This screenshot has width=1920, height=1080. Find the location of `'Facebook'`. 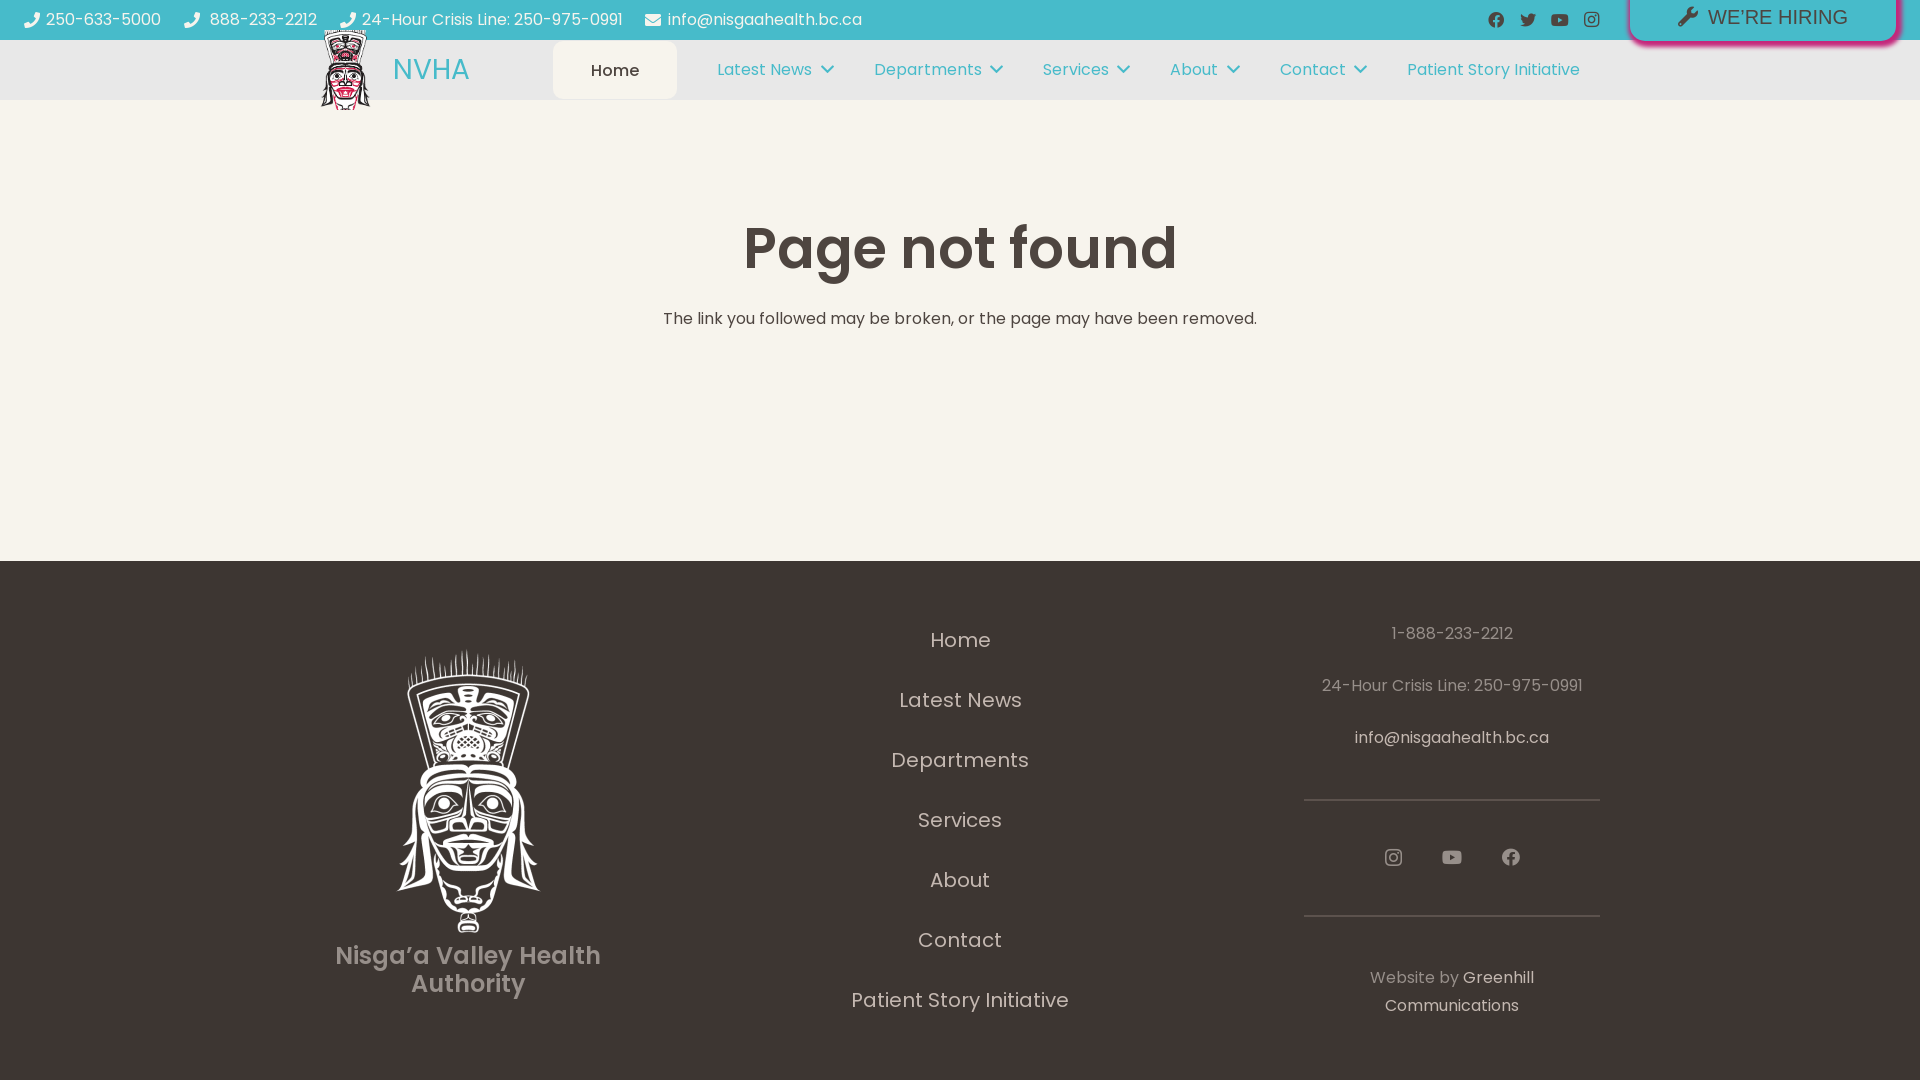

'Facebook' is located at coordinates (1511, 855).